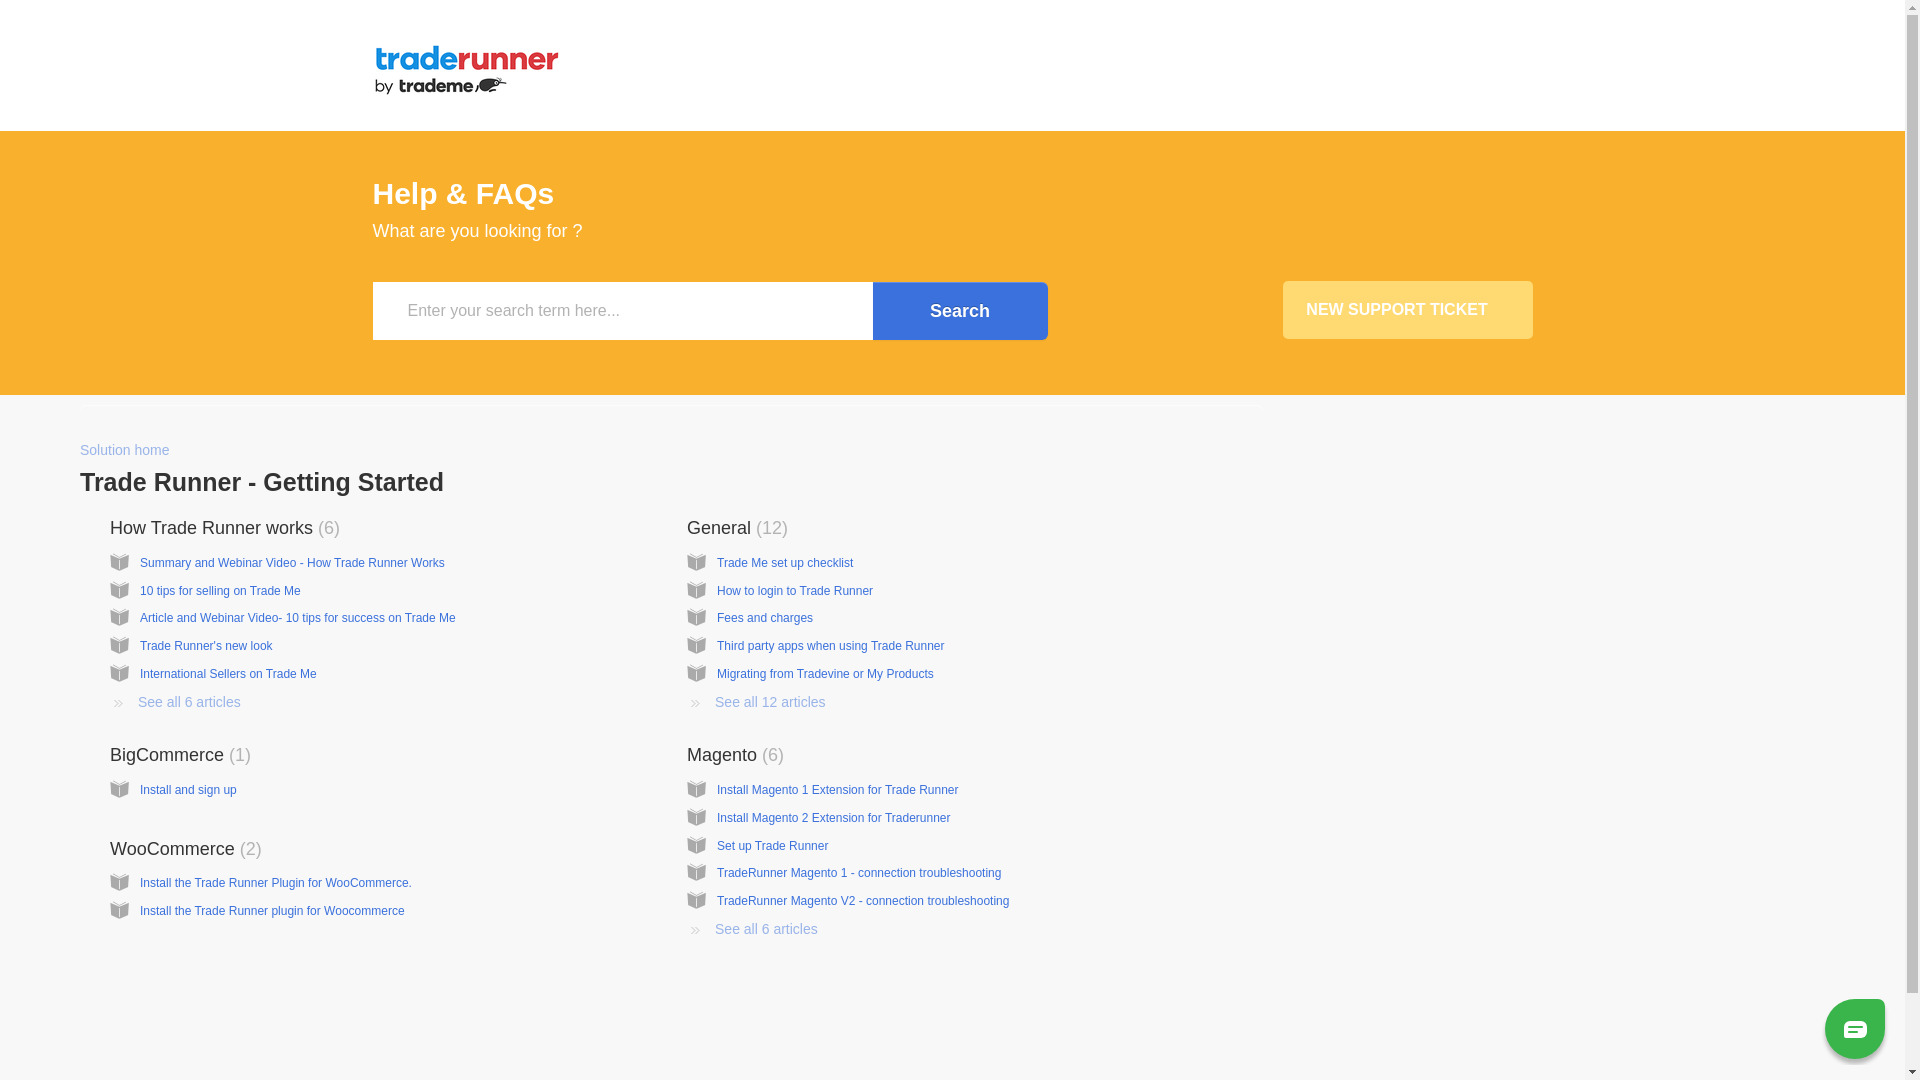 The image size is (1920, 1080). Describe the element at coordinates (716, 563) in the screenshot. I see `'Trade Me set up checklist'` at that location.